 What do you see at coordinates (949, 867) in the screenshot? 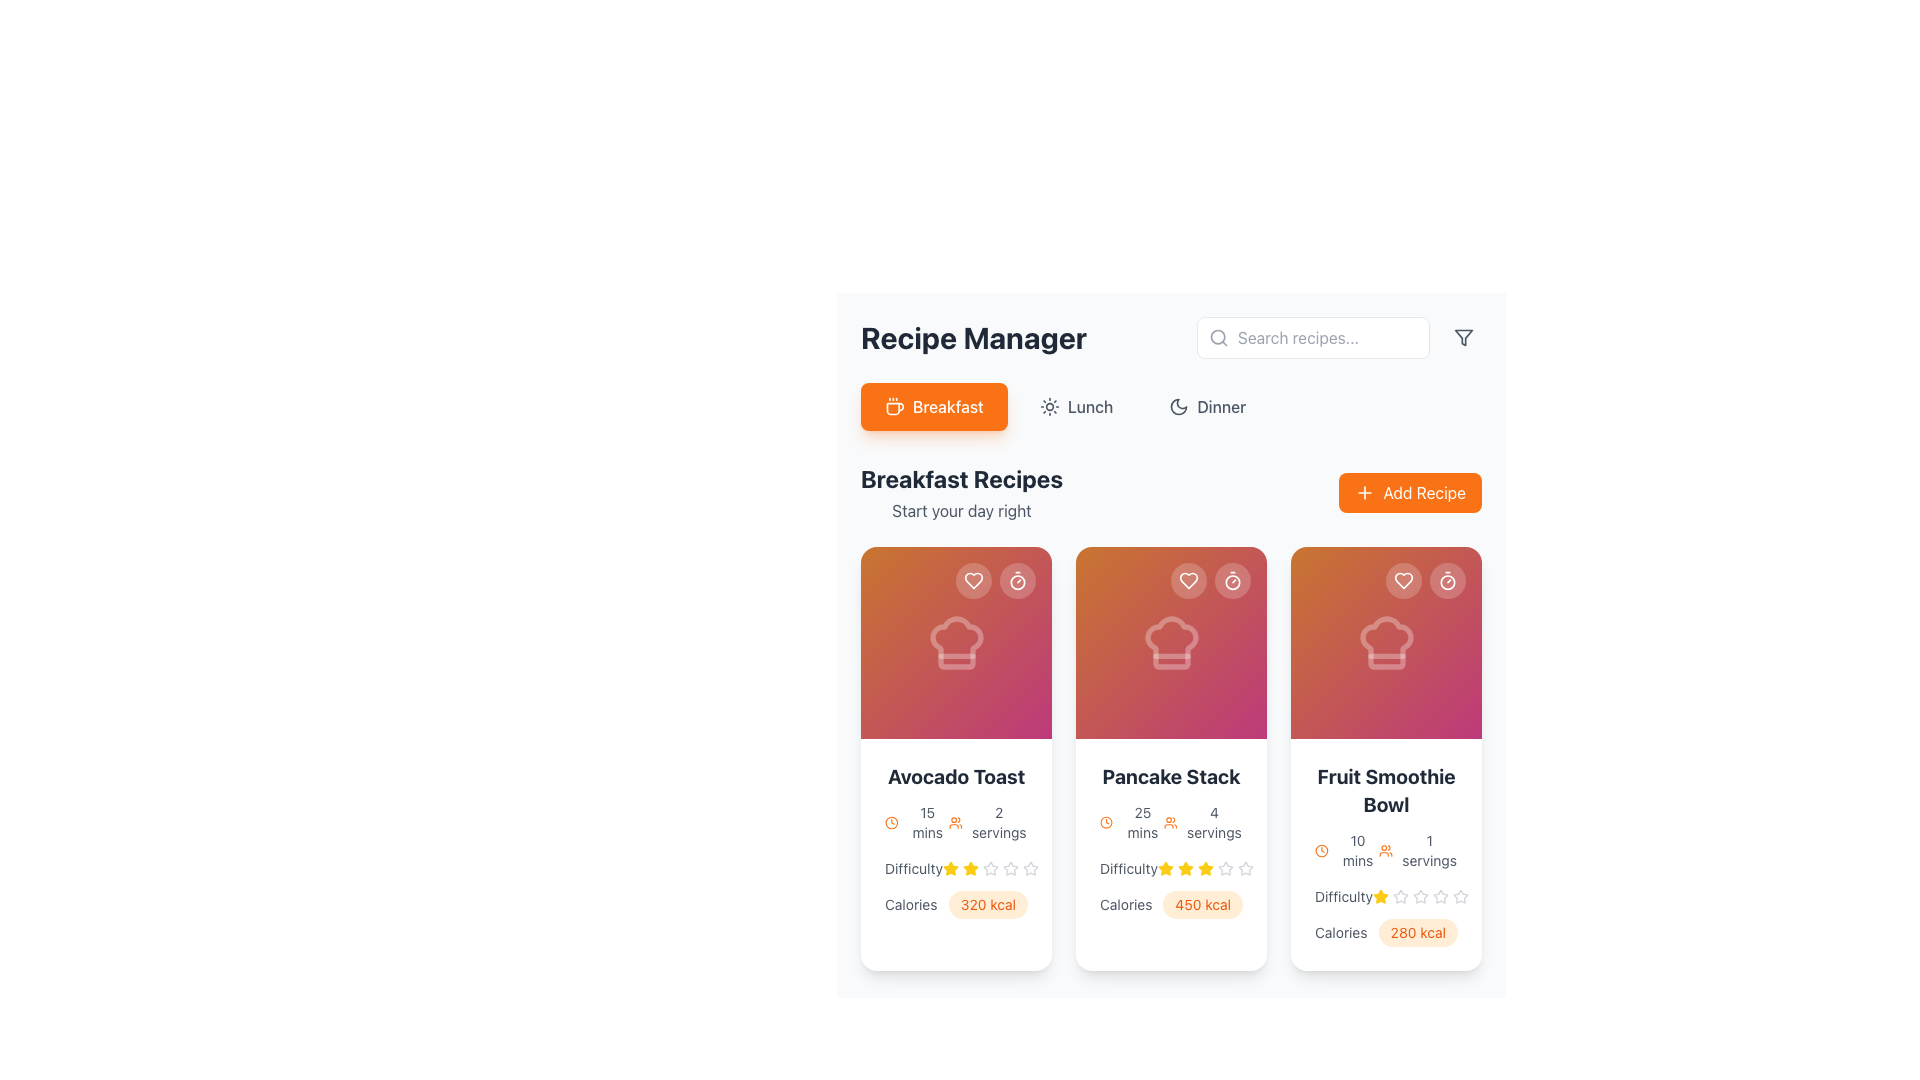
I see `the yellow star icon located under the 'Difficulty' label in the 'Breakfast Recipes' section` at bounding box center [949, 867].